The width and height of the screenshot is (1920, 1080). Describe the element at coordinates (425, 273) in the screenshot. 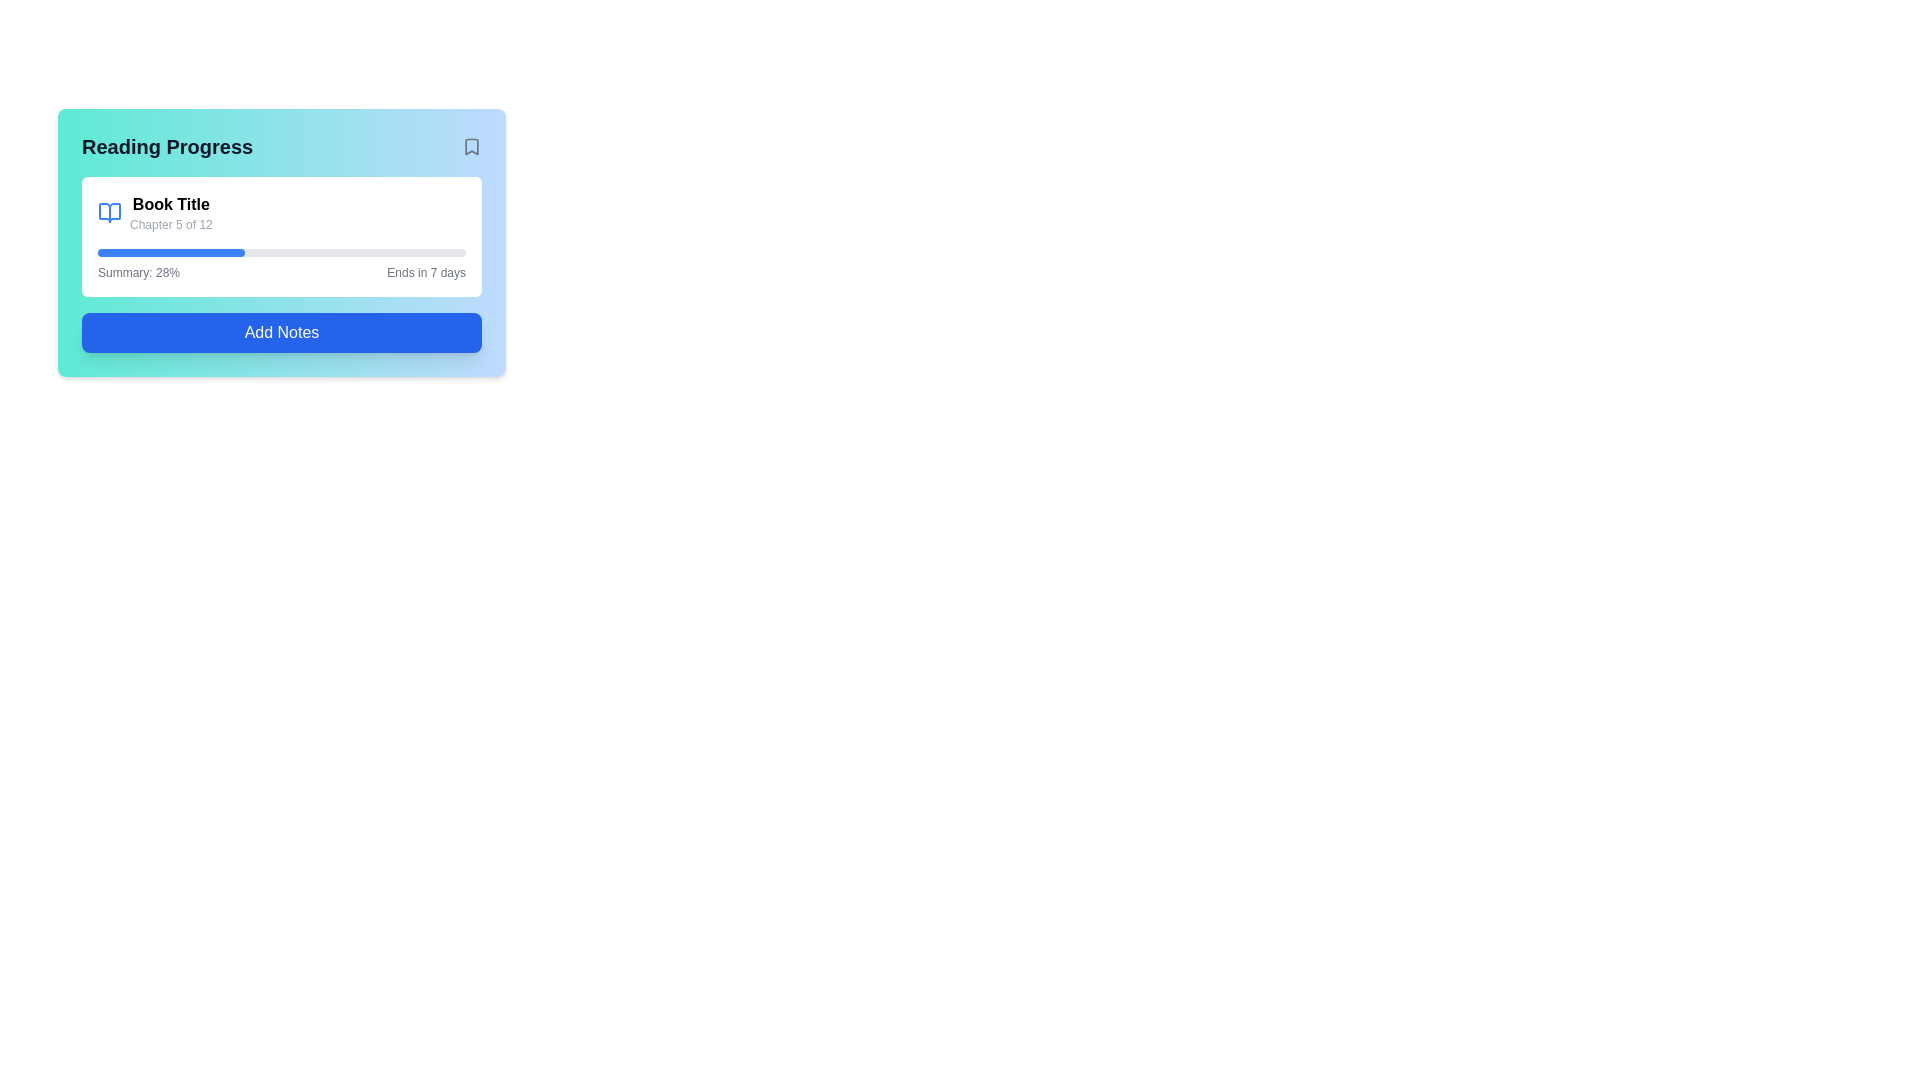

I see `the text element that informs the user about a deadline or remaining time, which is aligned with the text 'Summary: 28%' on its left` at that location.